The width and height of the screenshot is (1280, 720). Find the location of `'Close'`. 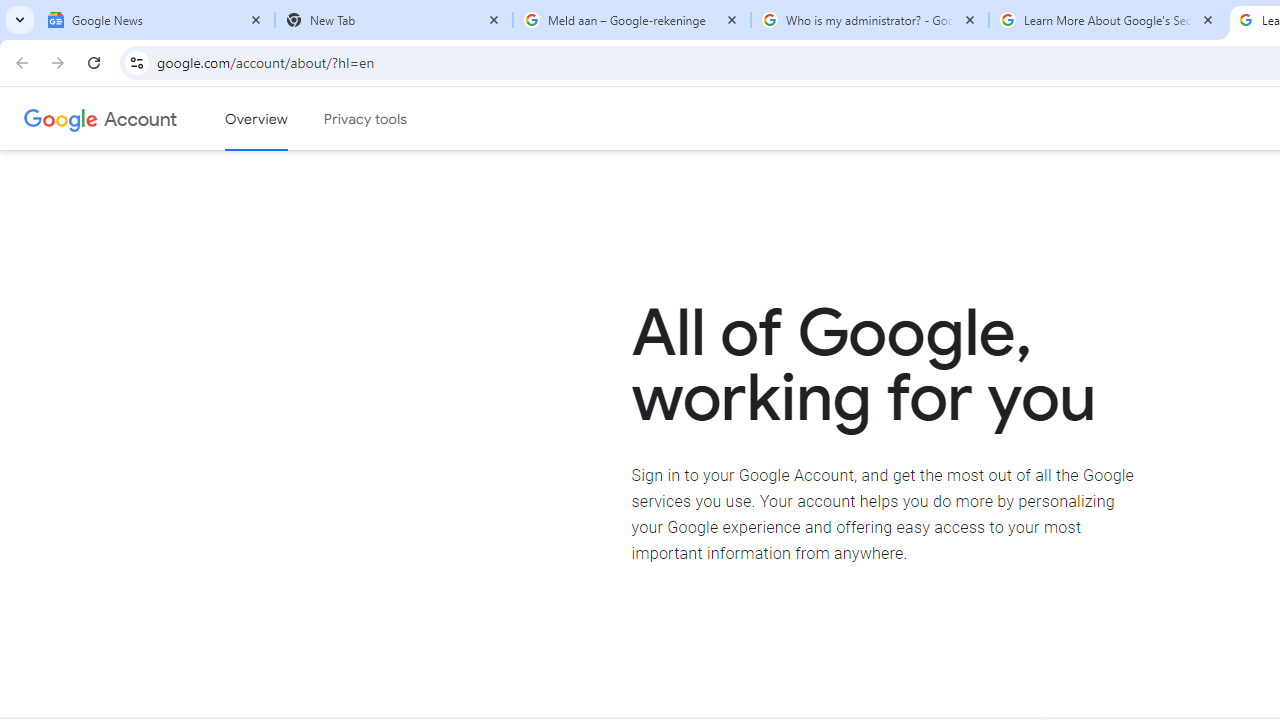

'Close' is located at coordinates (1207, 19).